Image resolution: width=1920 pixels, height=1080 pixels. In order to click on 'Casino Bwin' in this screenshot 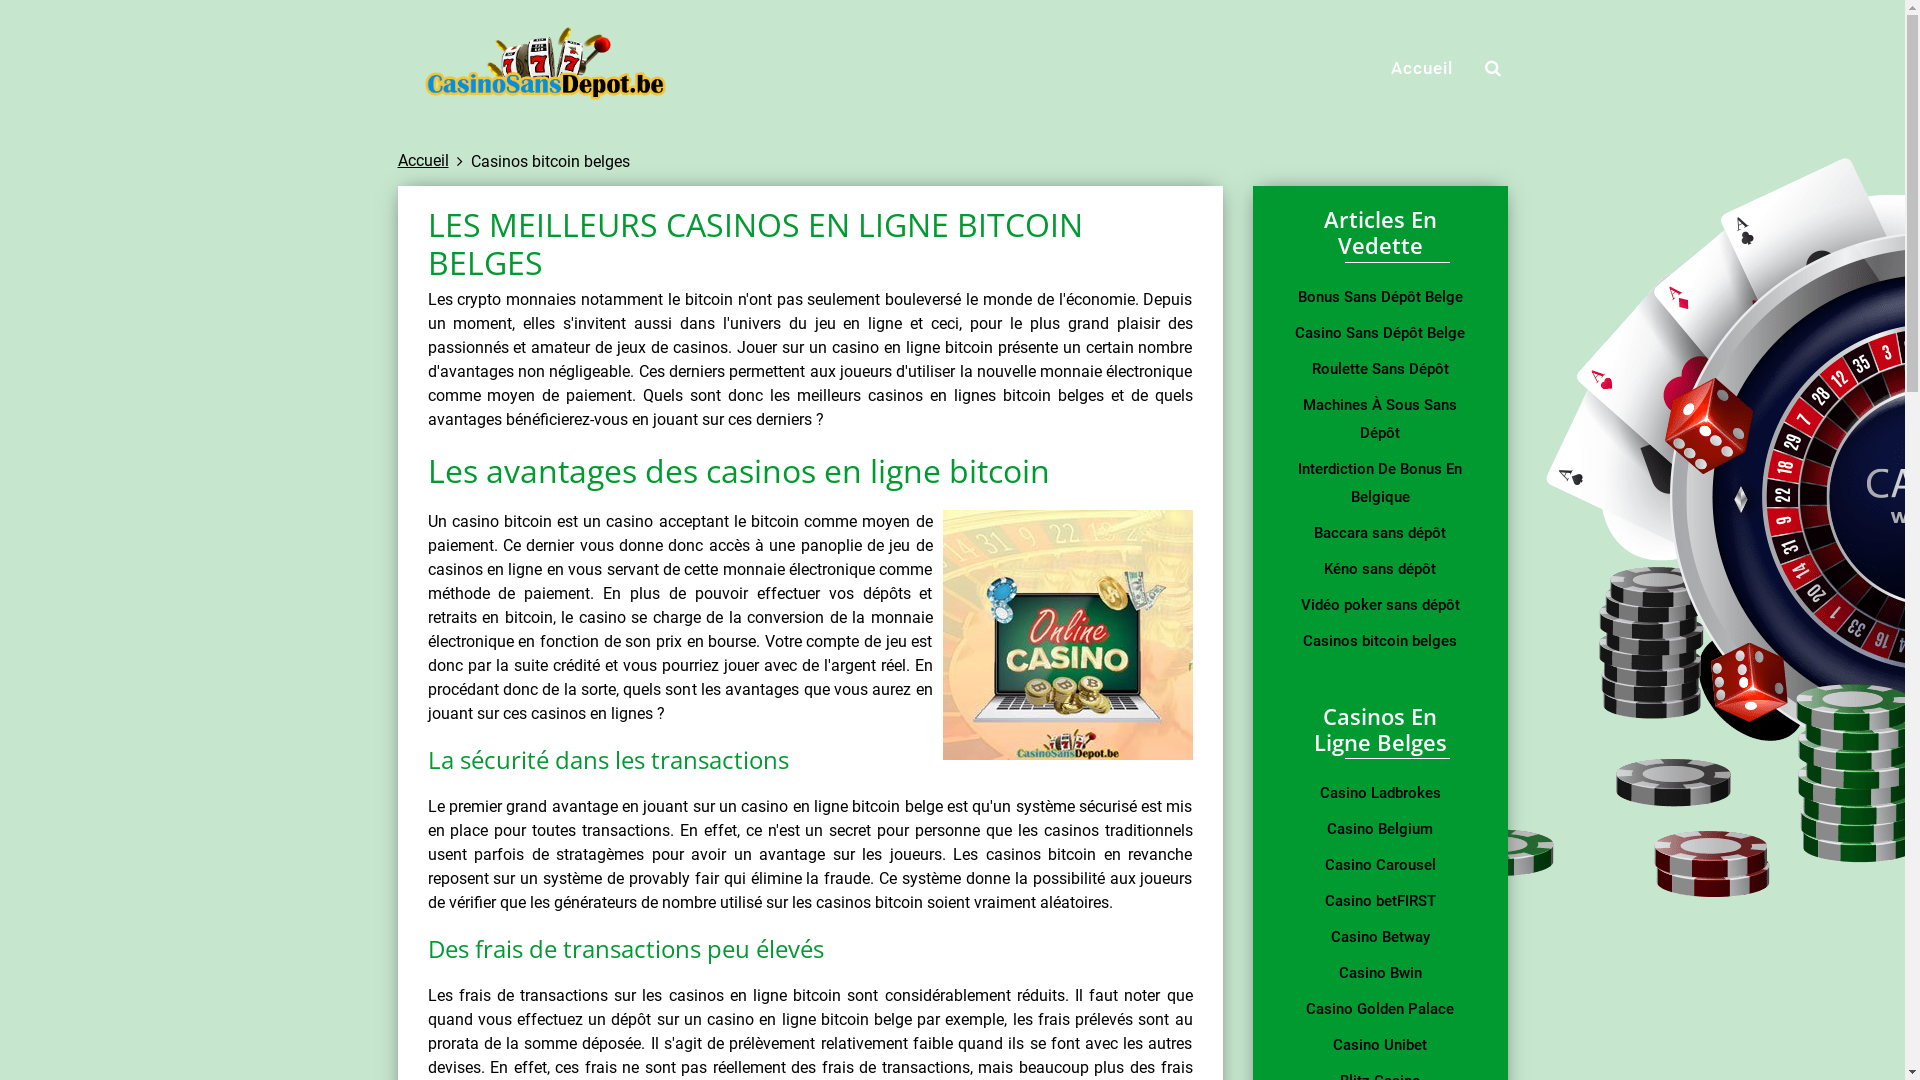, I will do `click(1378, 971)`.